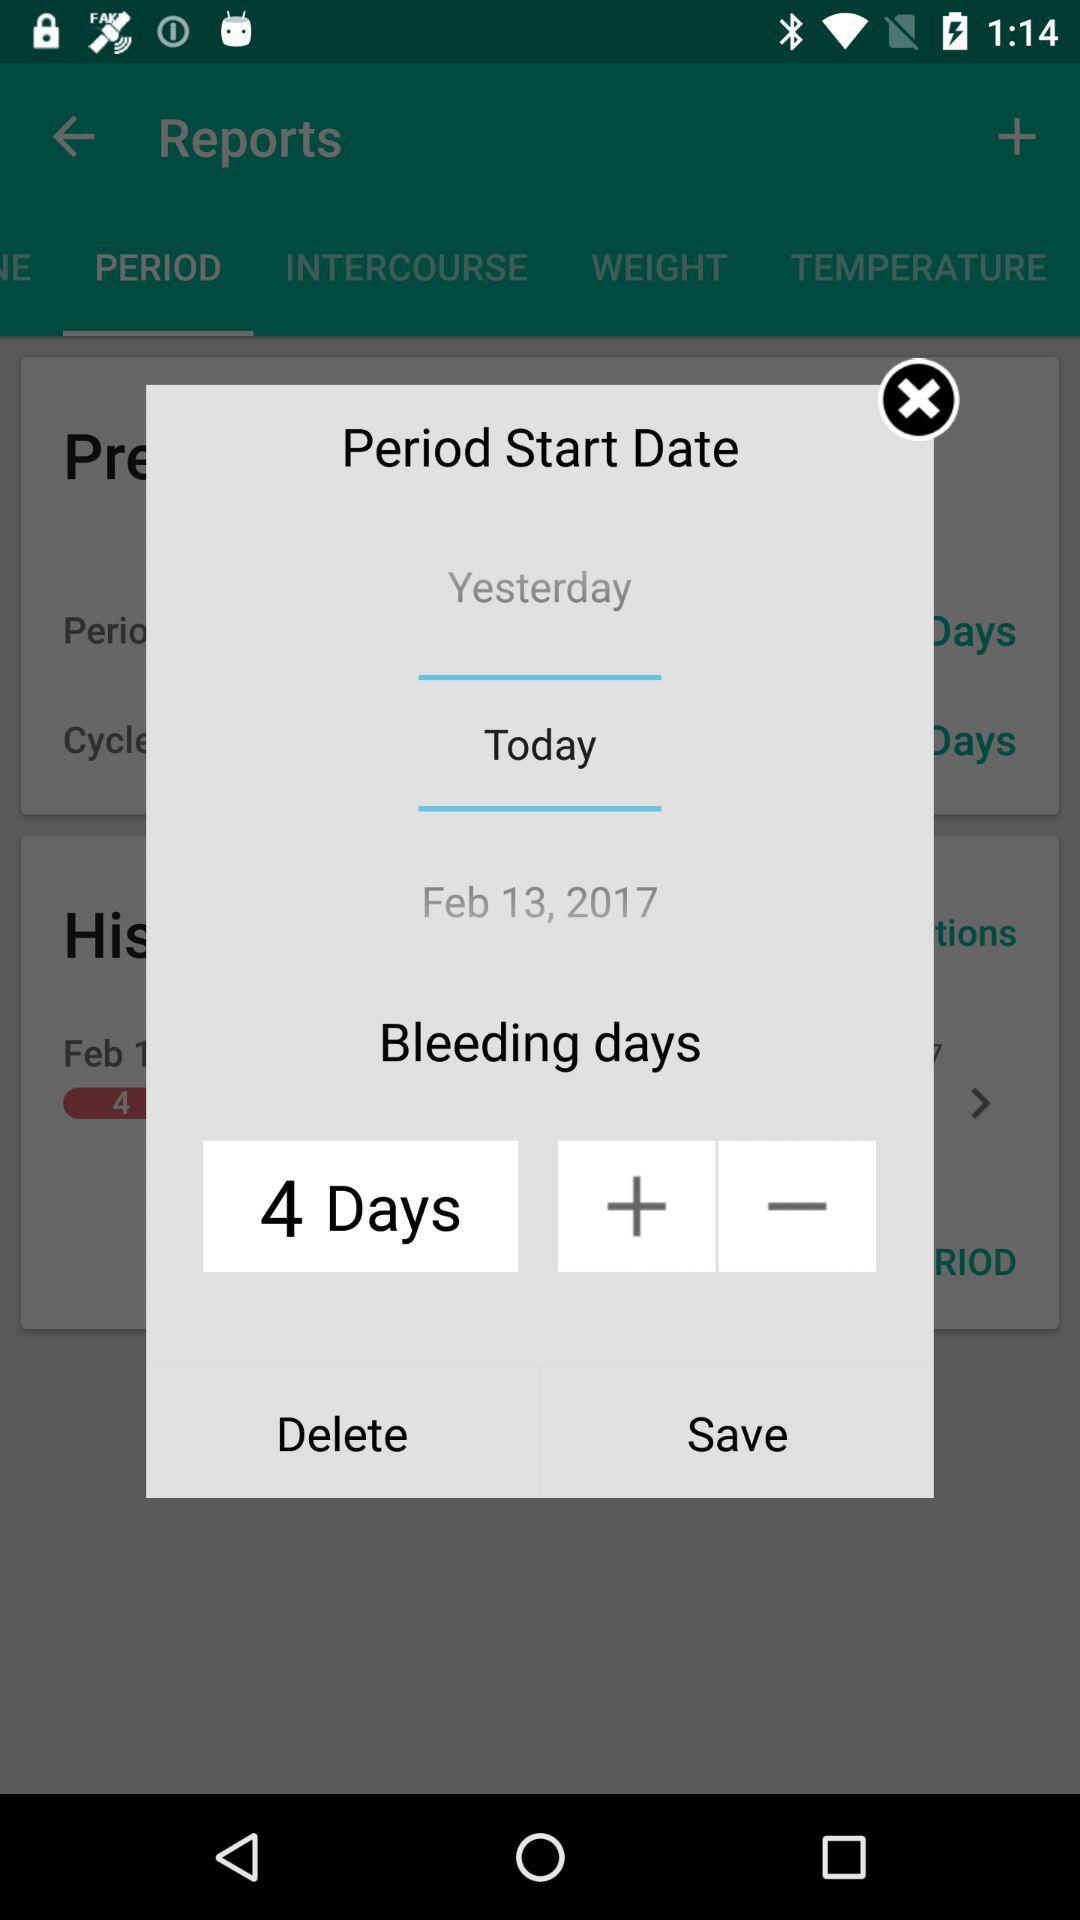 The height and width of the screenshot is (1920, 1080). Describe the element at coordinates (636, 1205) in the screenshot. I see `next day` at that location.